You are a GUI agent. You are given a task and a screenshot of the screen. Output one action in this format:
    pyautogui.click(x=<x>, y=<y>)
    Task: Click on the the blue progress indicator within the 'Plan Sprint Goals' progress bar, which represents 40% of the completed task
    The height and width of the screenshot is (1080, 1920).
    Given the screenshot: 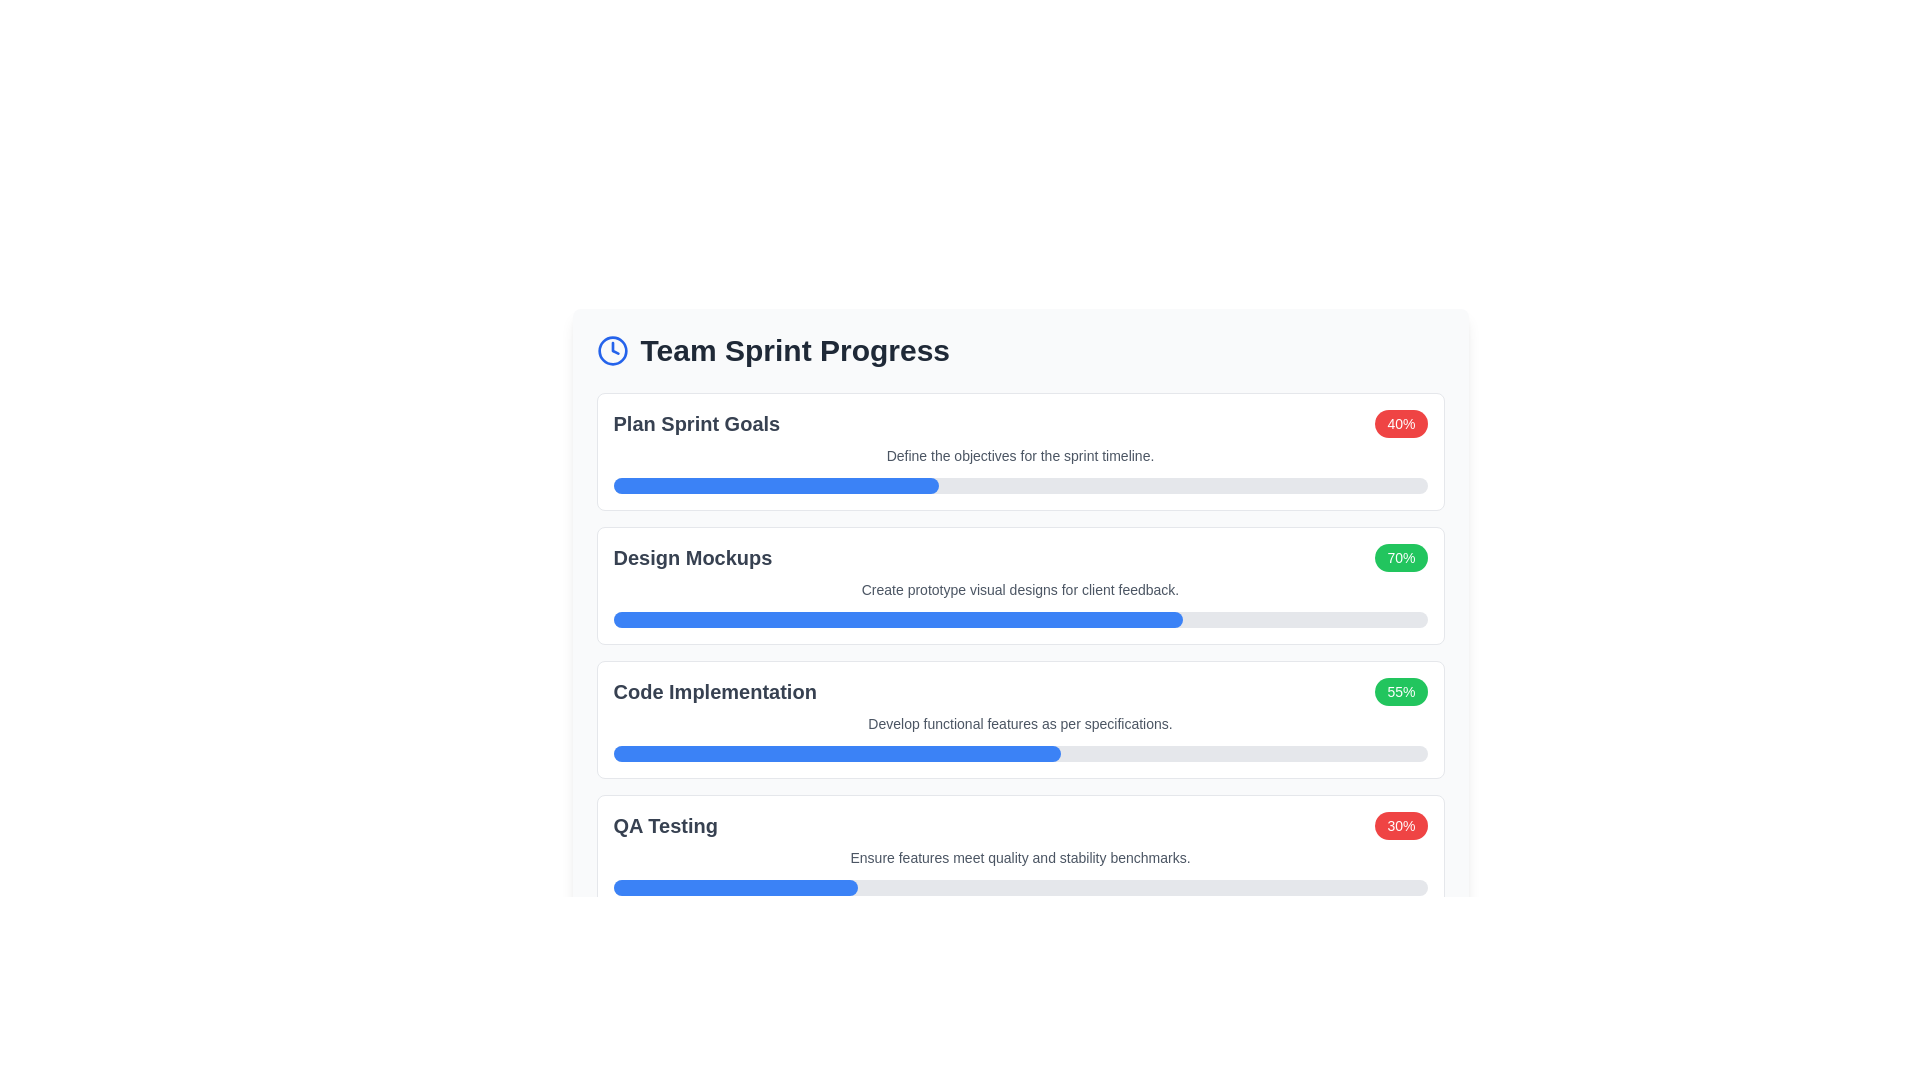 What is the action you would take?
    pyautogui.click(x=775, y=486)
    